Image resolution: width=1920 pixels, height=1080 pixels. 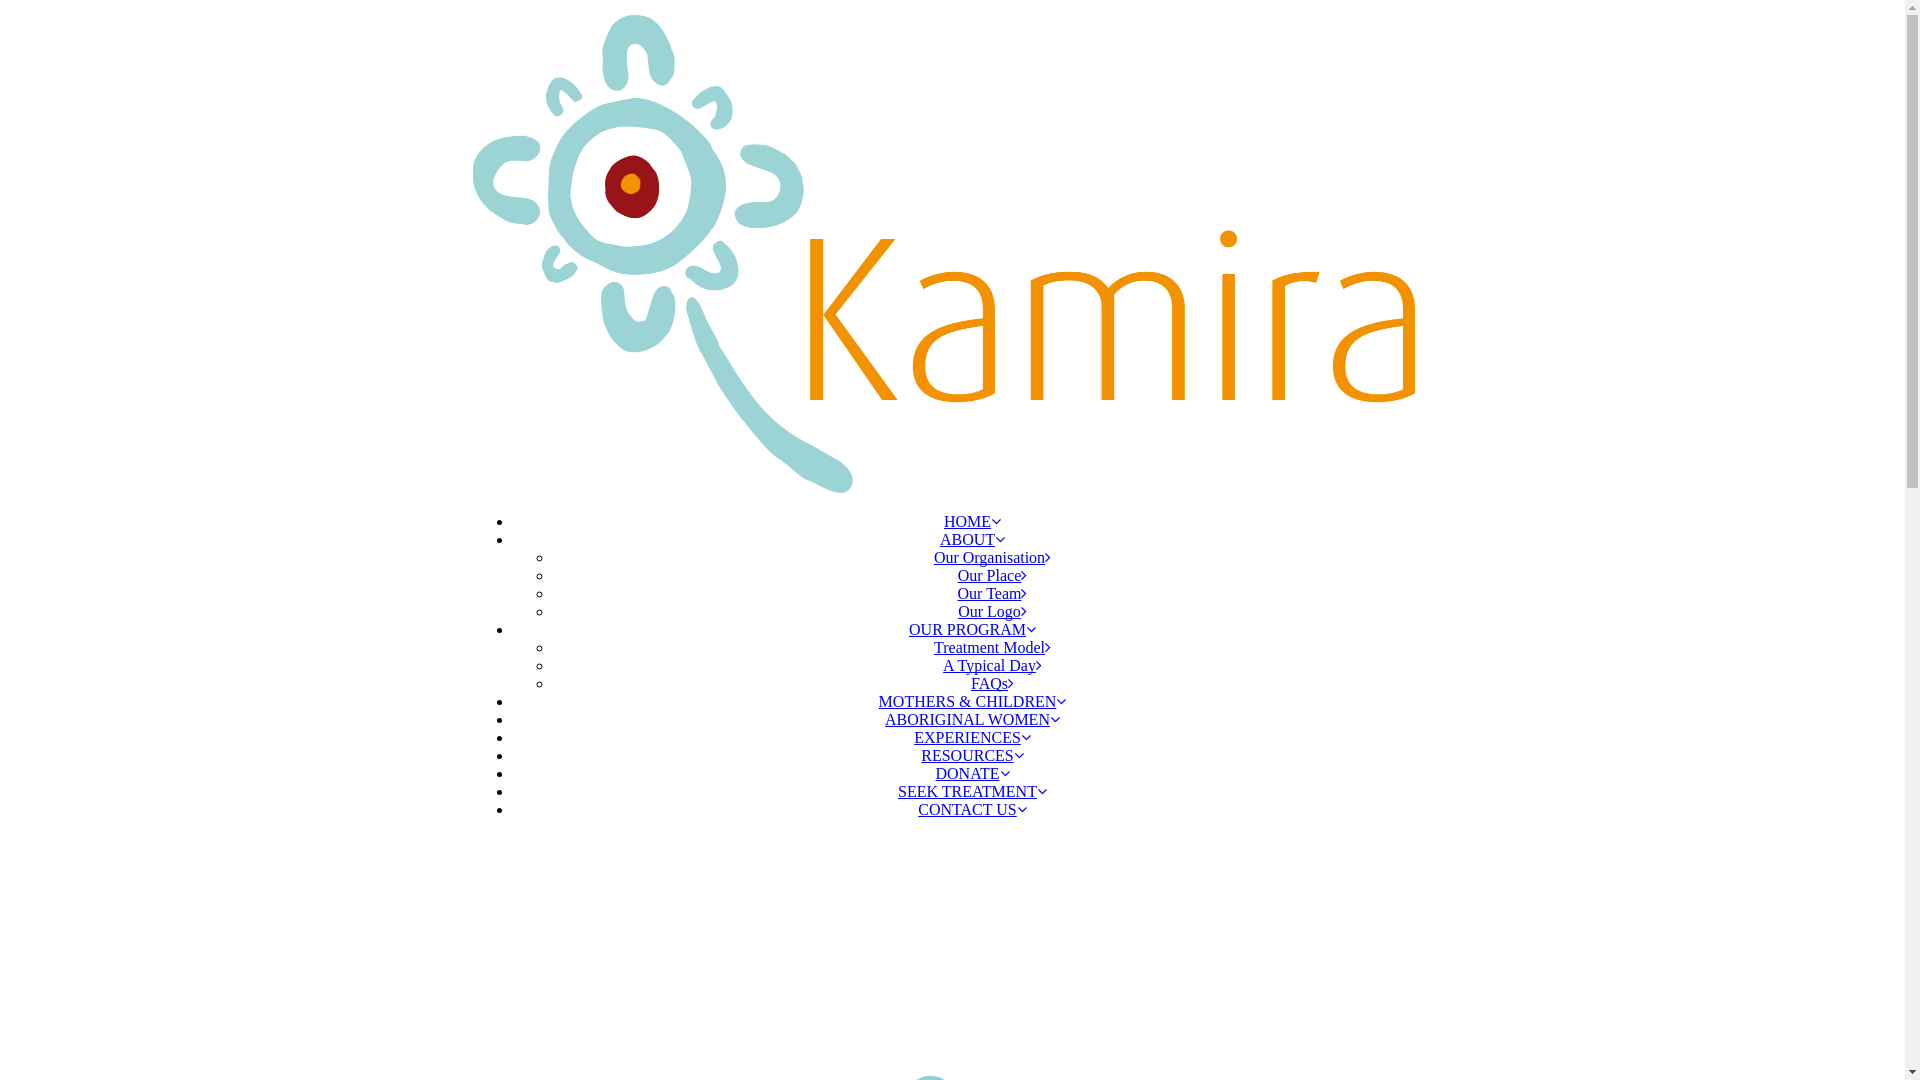 What do you see at coordinates (972, 717) in the screenshot?
I see `'ABORIGINAL WOMEN'` at bounding box center [972, 717].